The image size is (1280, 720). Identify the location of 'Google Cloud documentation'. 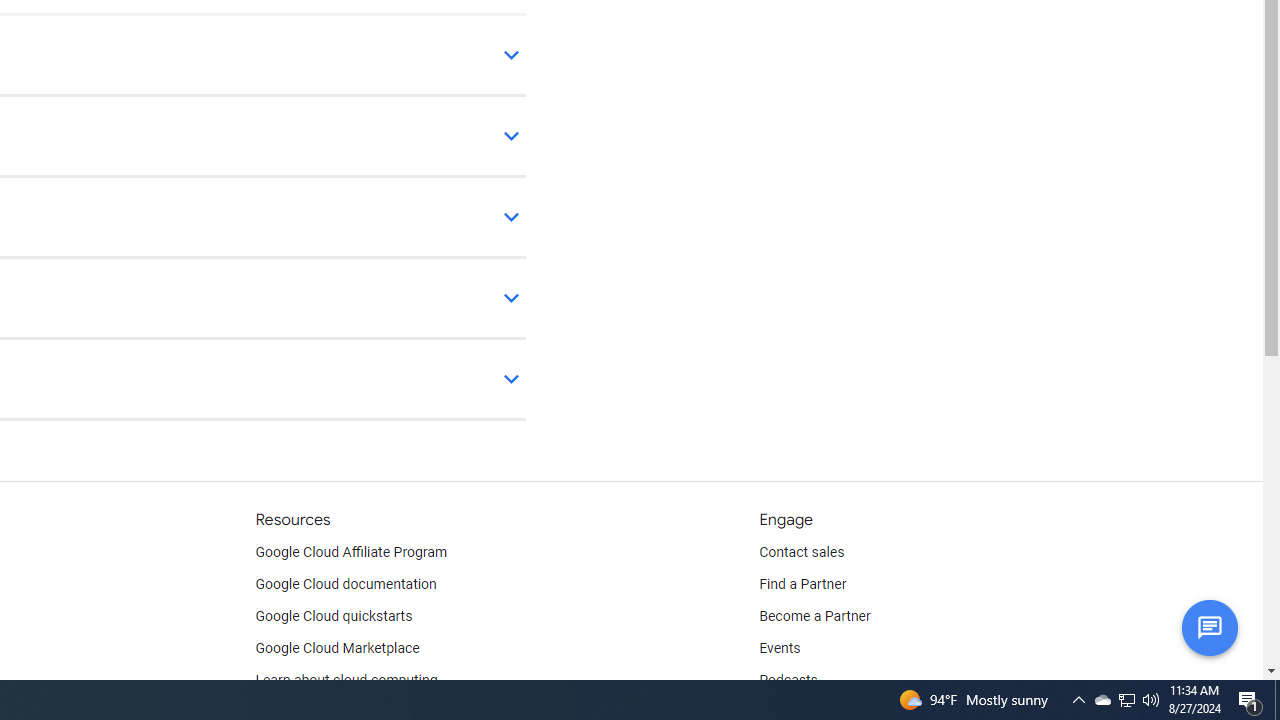
(345, 585).